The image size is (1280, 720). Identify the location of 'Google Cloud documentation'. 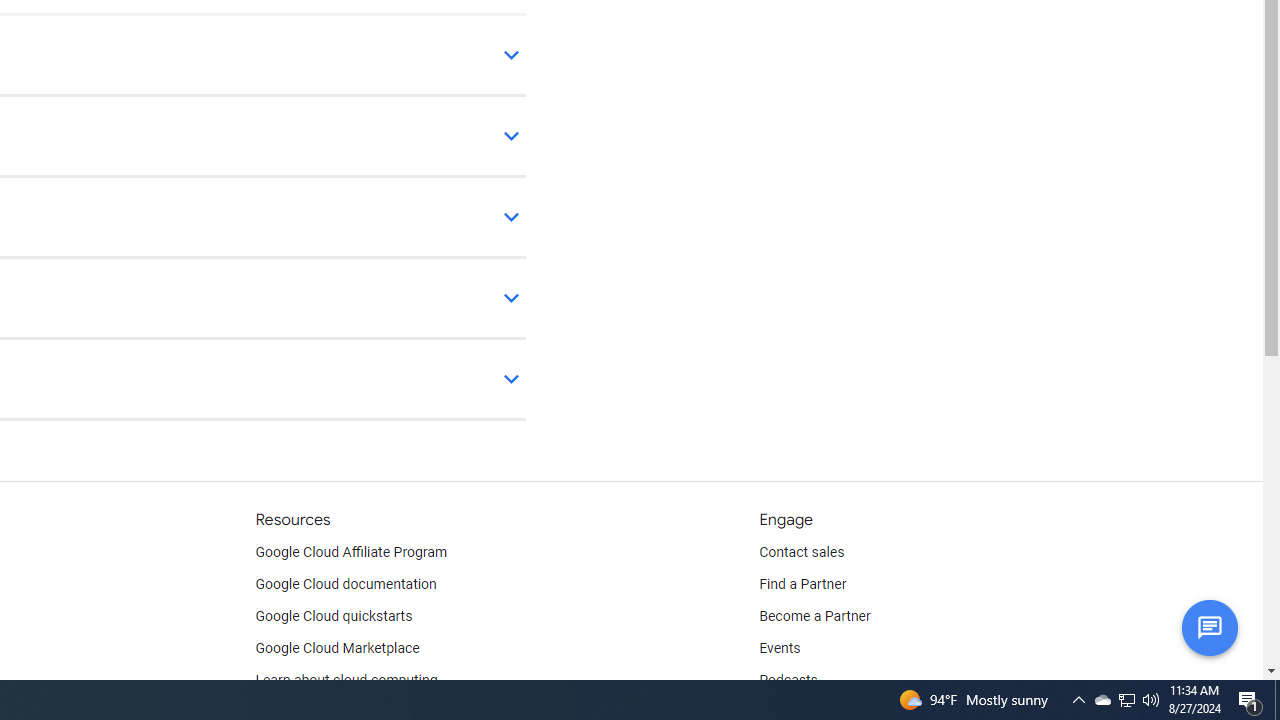
(345, 585).